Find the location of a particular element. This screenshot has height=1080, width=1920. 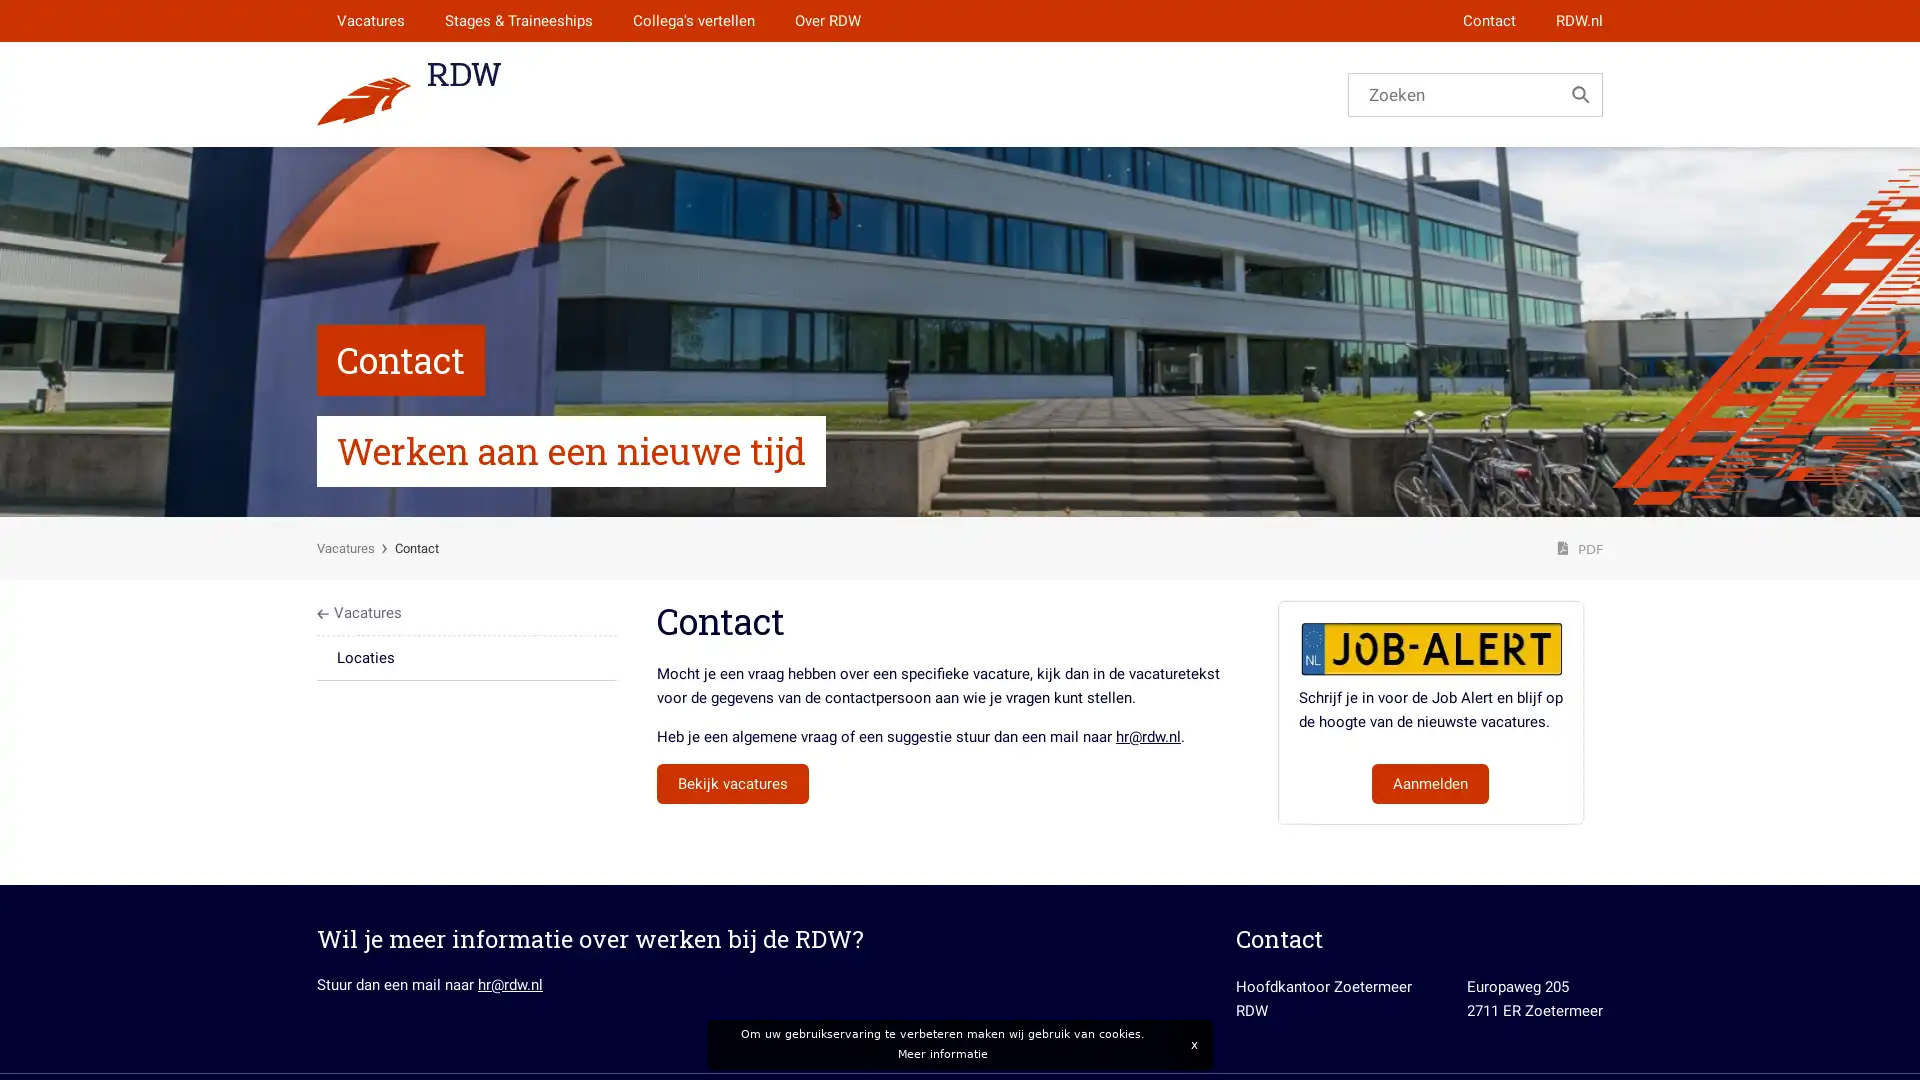

PDF is located at coordinates (1579, 548).